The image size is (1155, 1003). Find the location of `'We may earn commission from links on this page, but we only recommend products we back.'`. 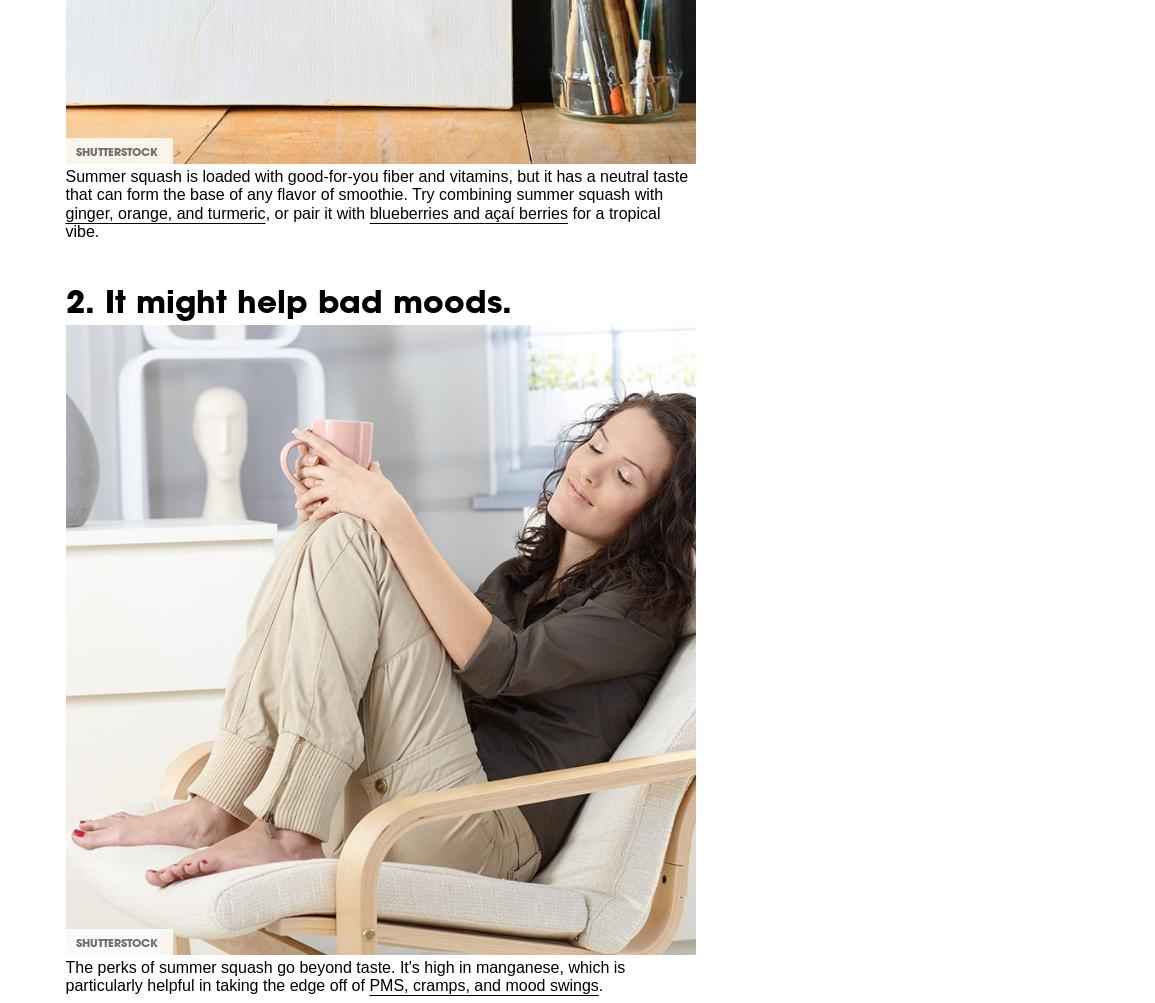

'We may earn commission from links on this page, but we only recommend products we back.' is located at coordinates (330, 224).